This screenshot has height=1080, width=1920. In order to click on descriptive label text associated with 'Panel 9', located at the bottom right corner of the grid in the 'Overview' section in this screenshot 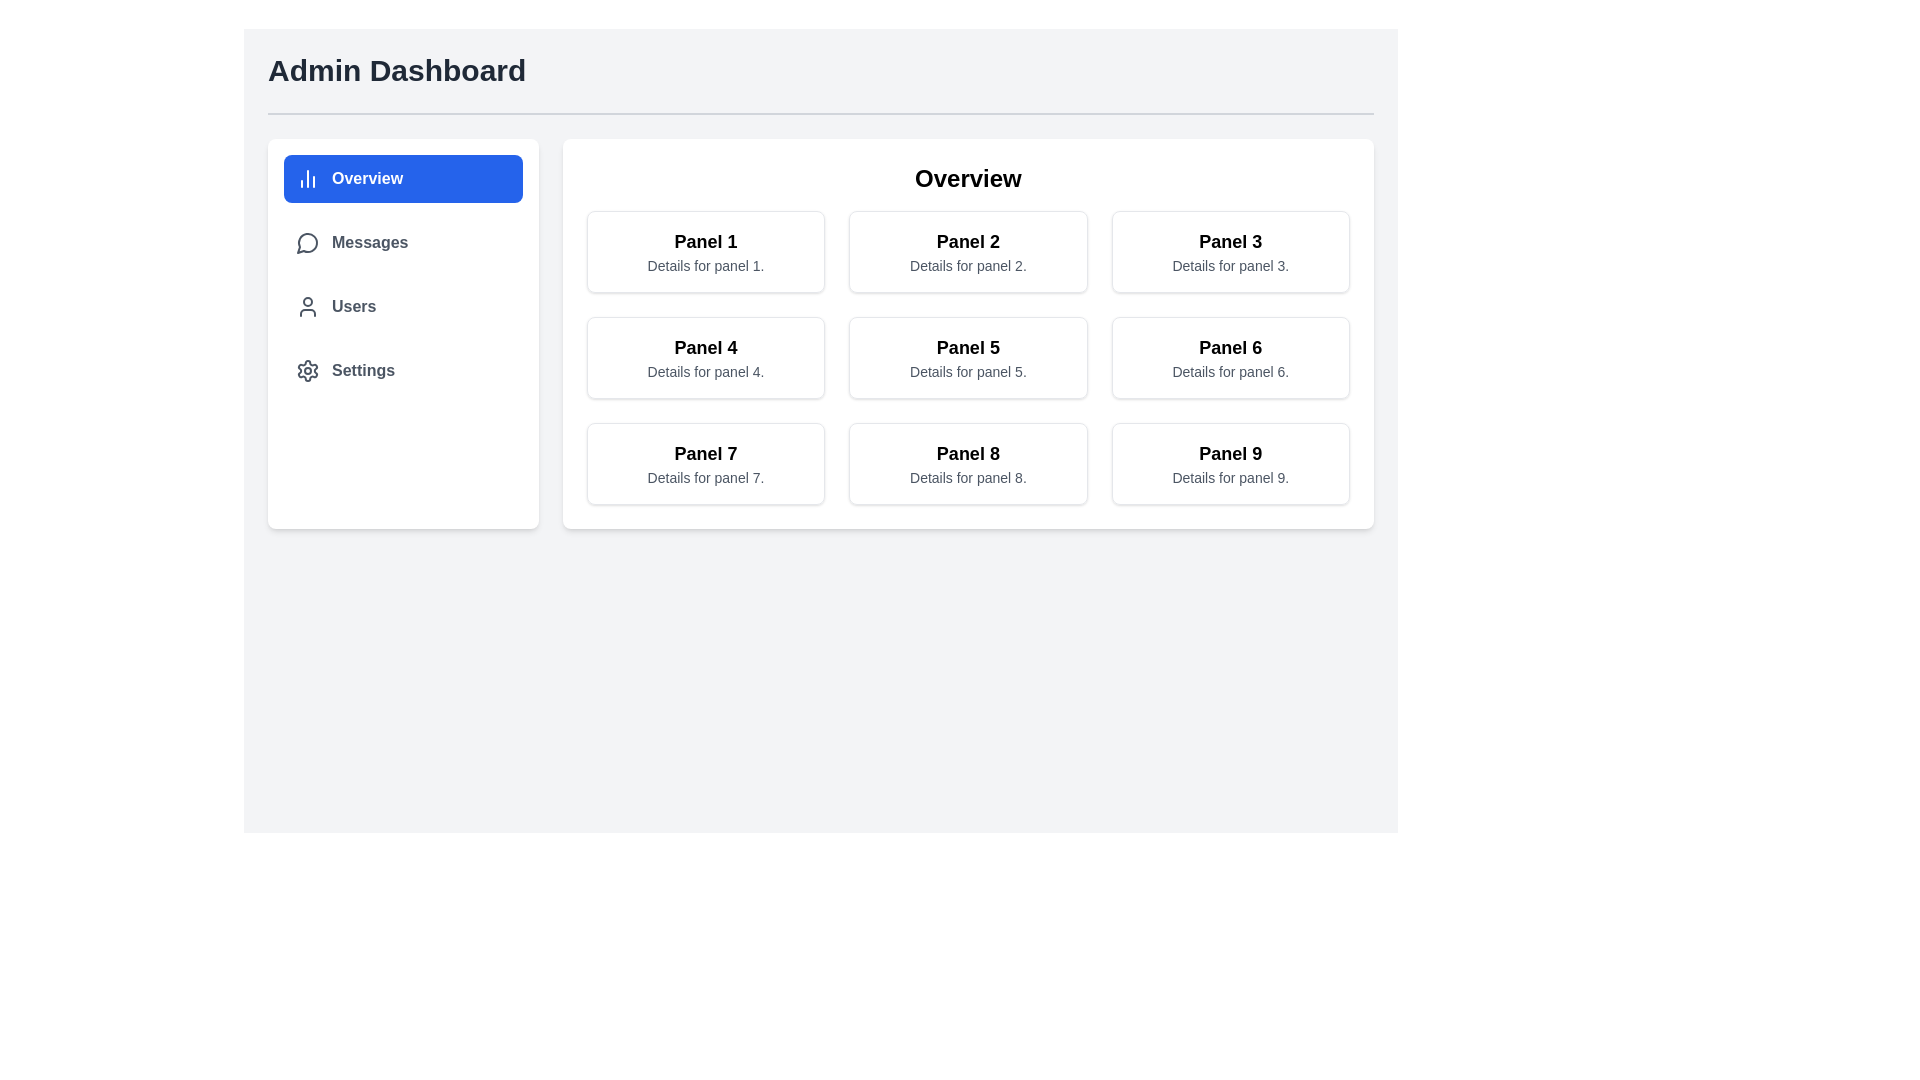, I will do `click(1229, 478)`.